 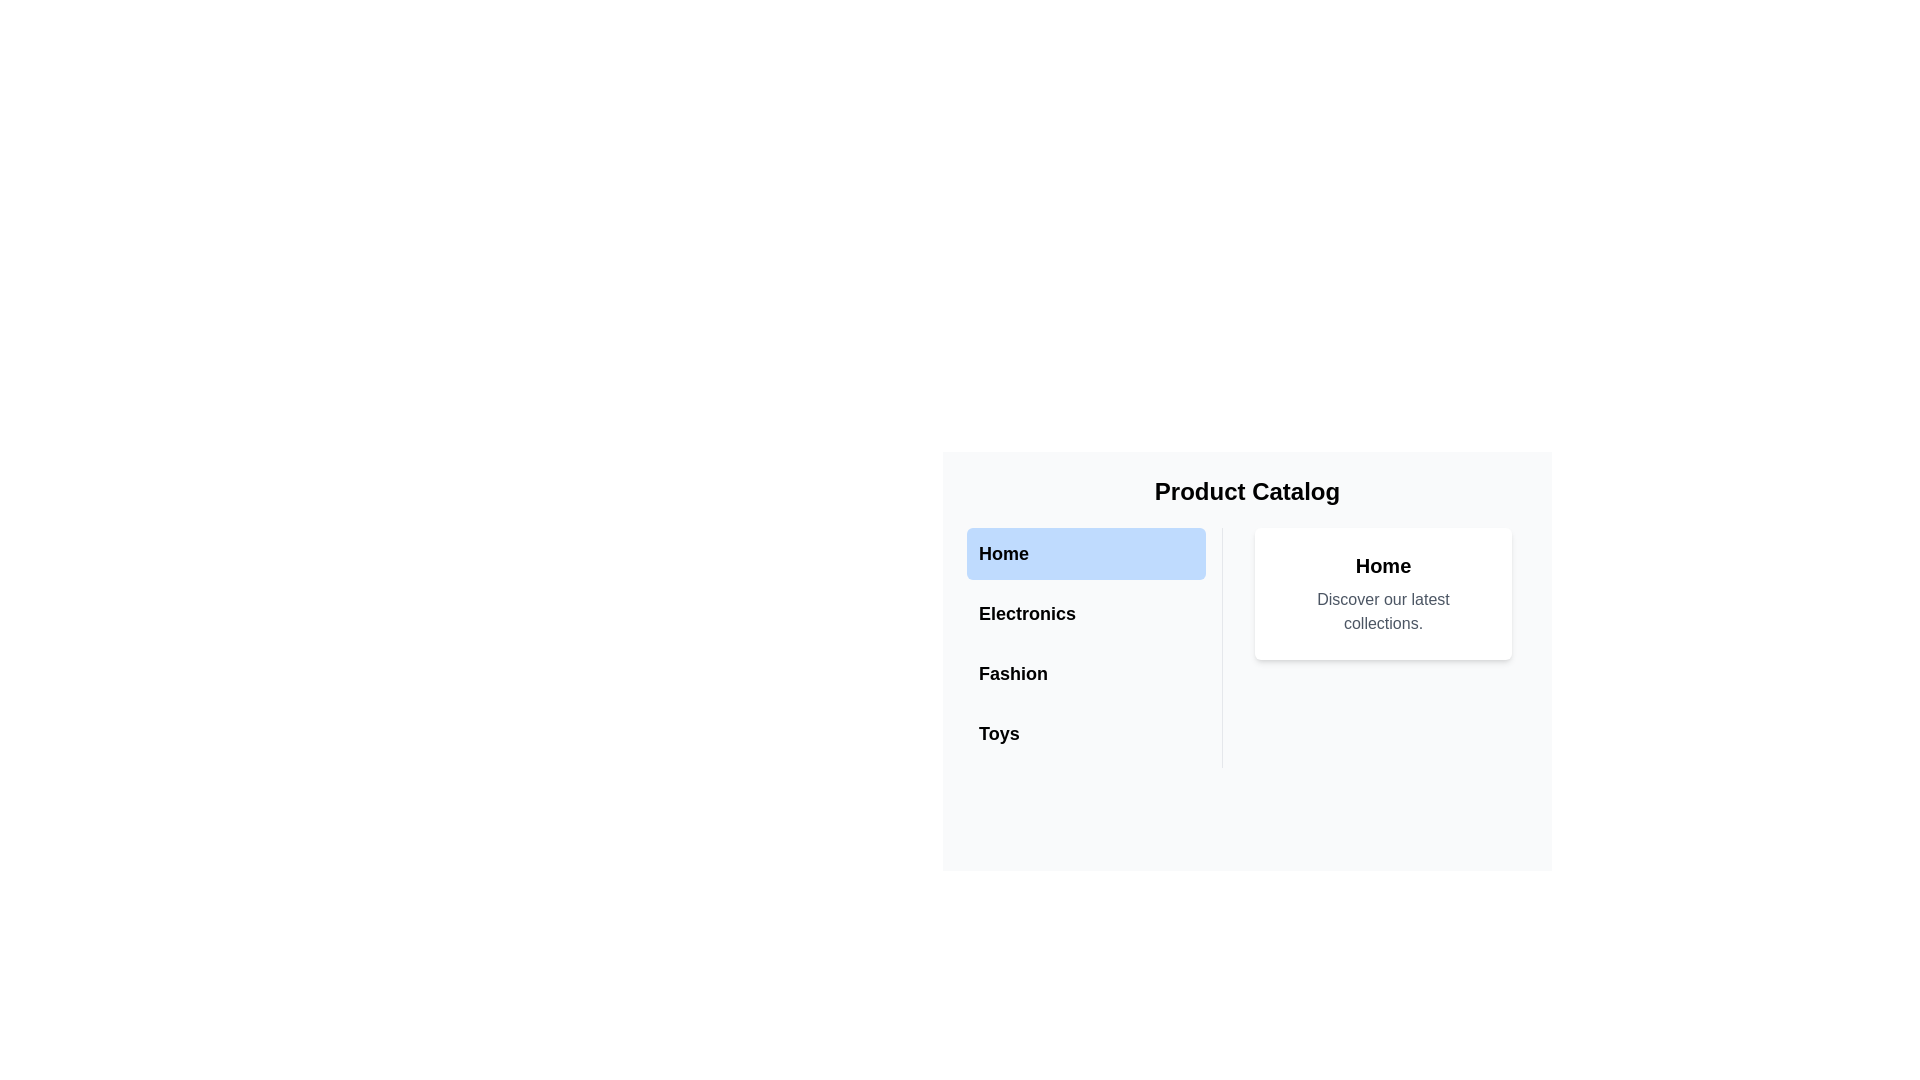 I want to click on the static text label that provides a welcoming or promotional message, located underneath the 'Home' text in the card section on the middle-right of the interface, so click(x=1382, y=611).